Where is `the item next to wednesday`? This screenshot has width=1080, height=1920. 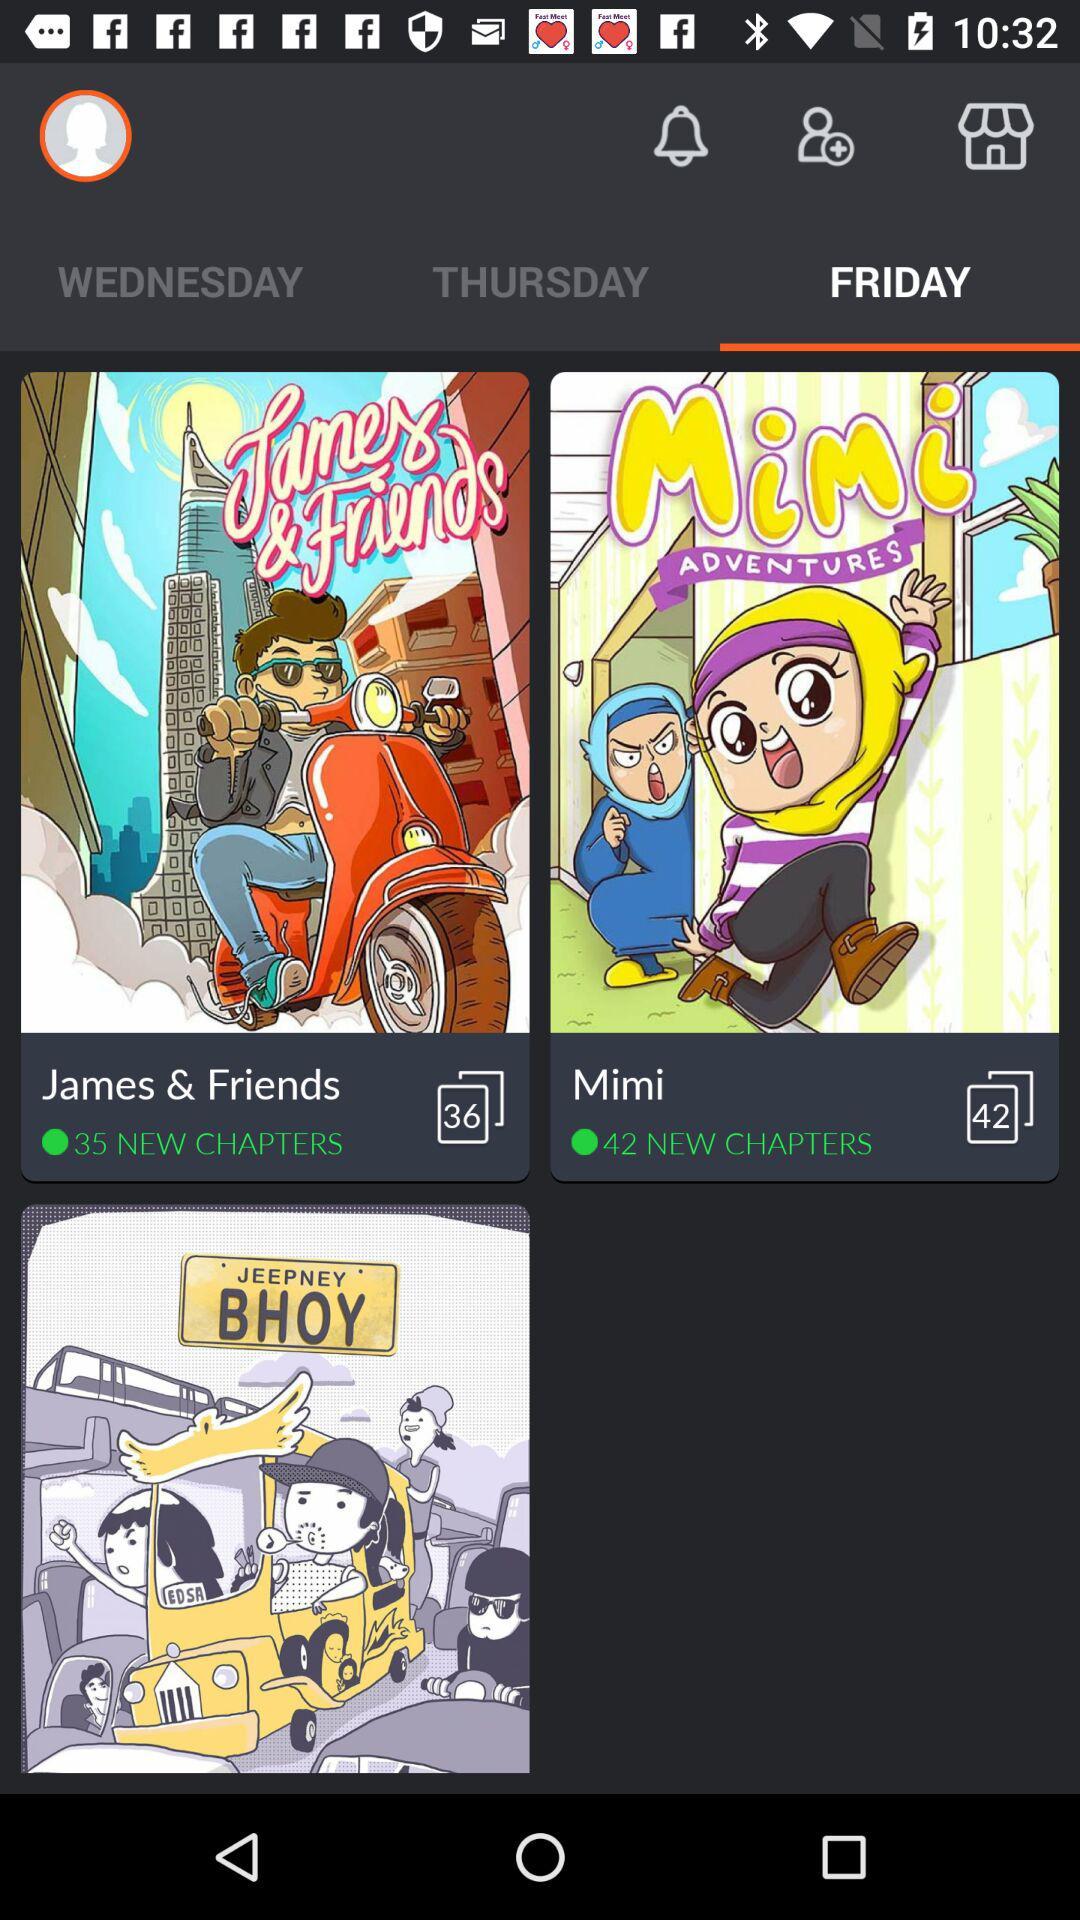
the item next to wednesday is located at coordinates (540, 279).